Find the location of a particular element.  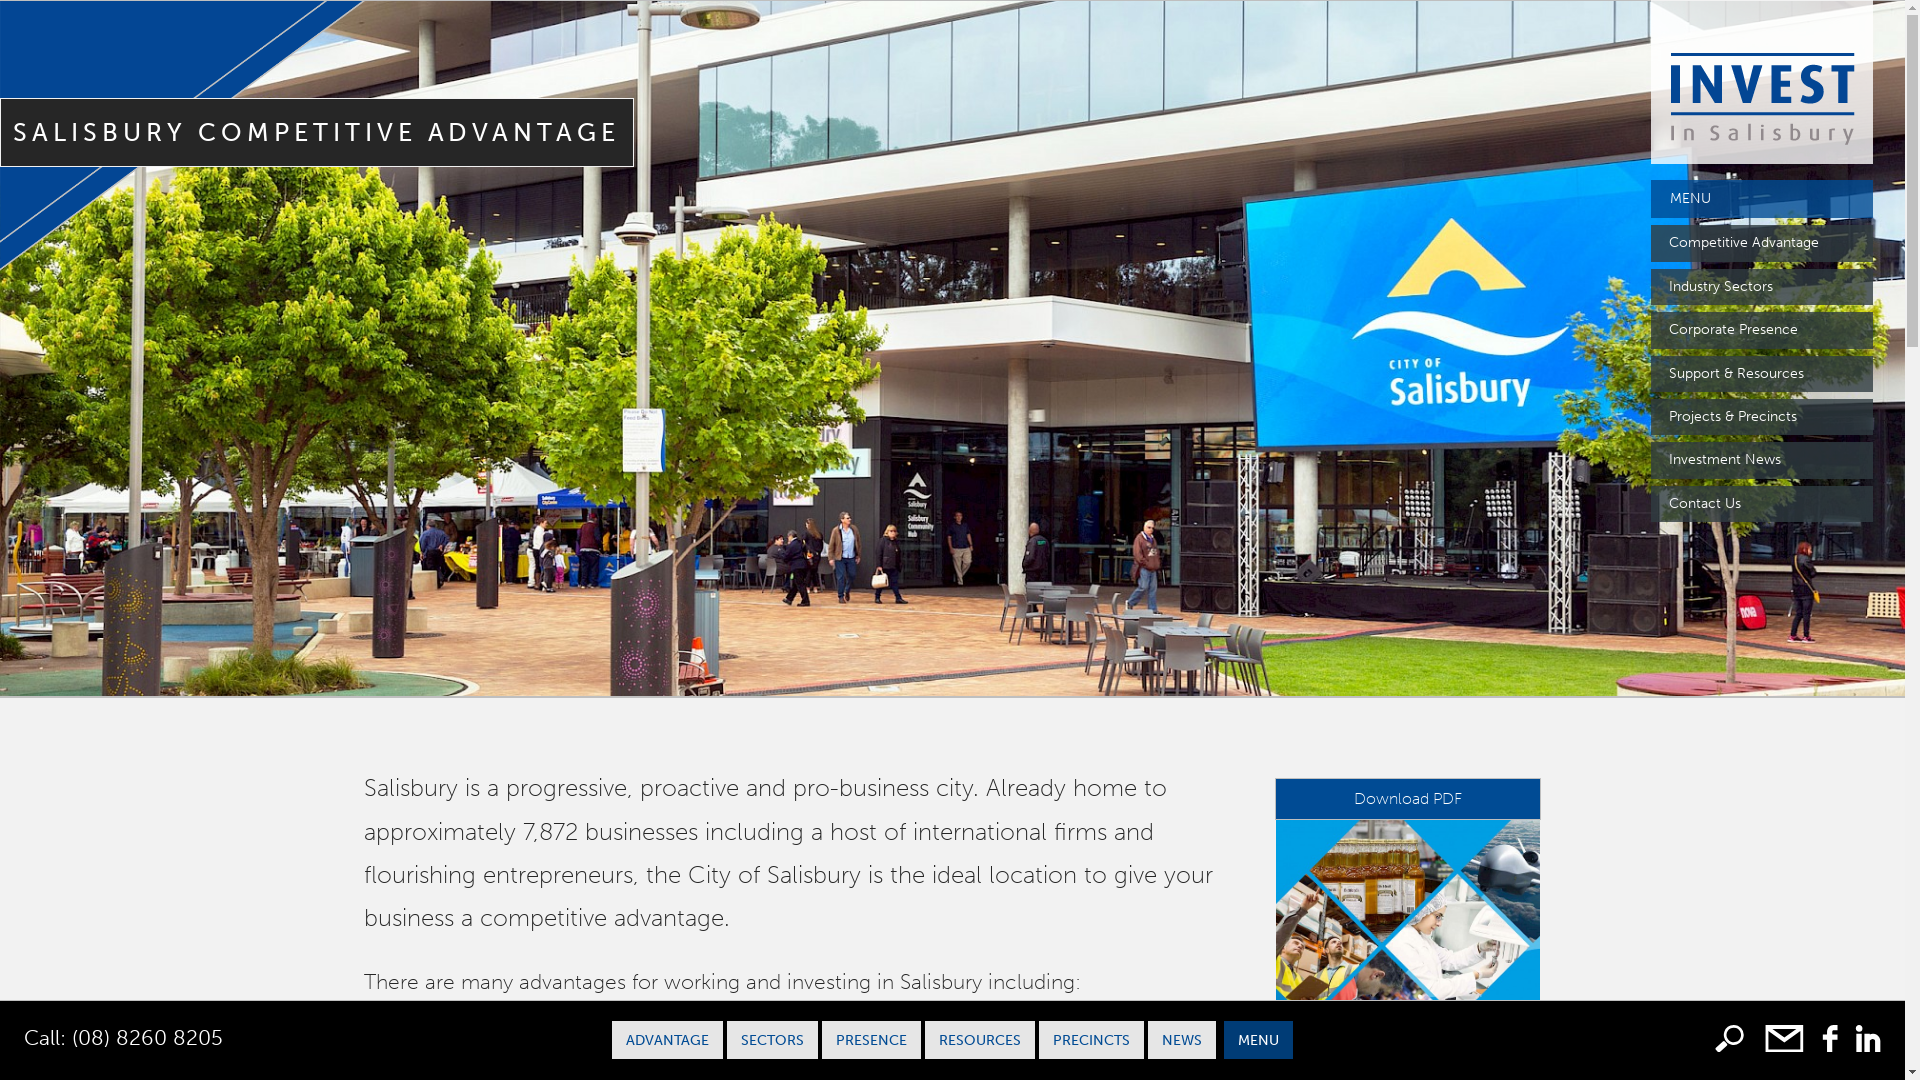

'Industry Sectors' is located at coordinates (1761, 286).